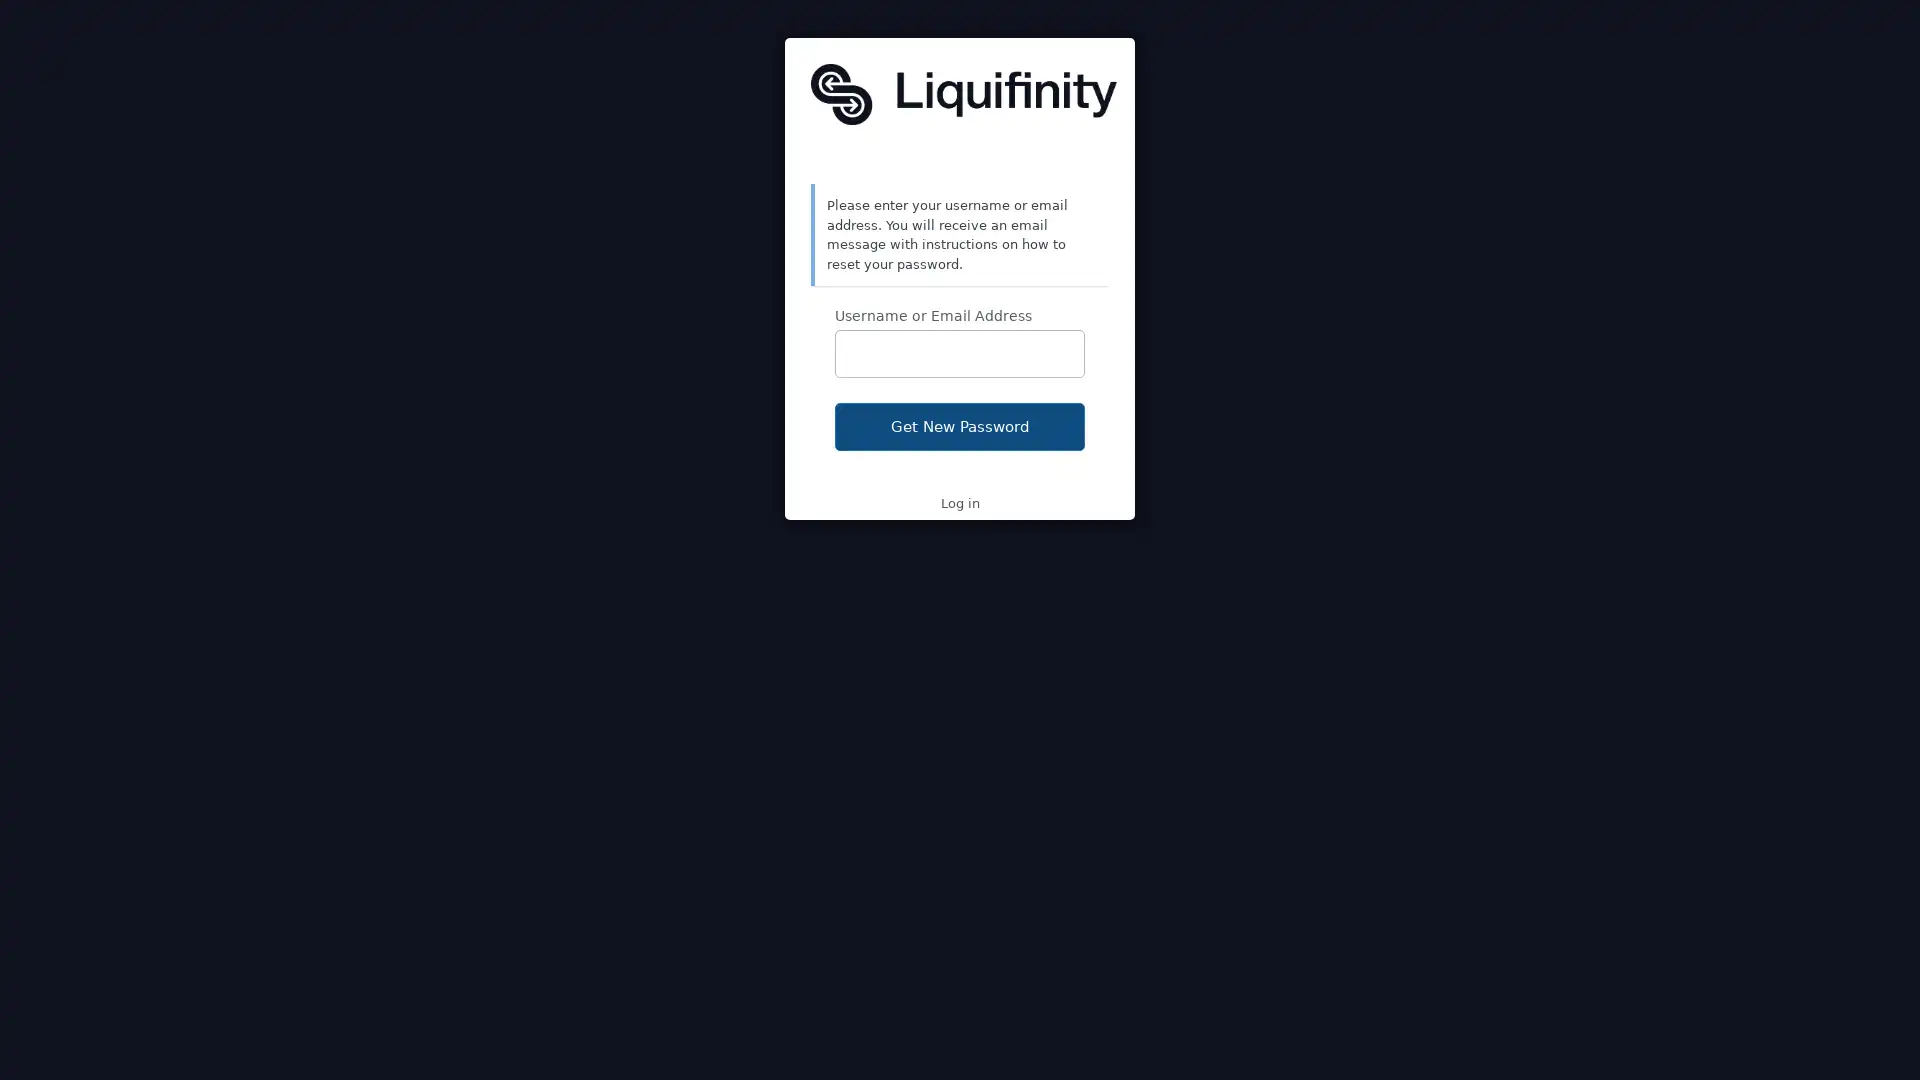 Image resolution: width=1920 pixels, height=1080 pixels. I want to click on Get New Password, so click(960, 426).